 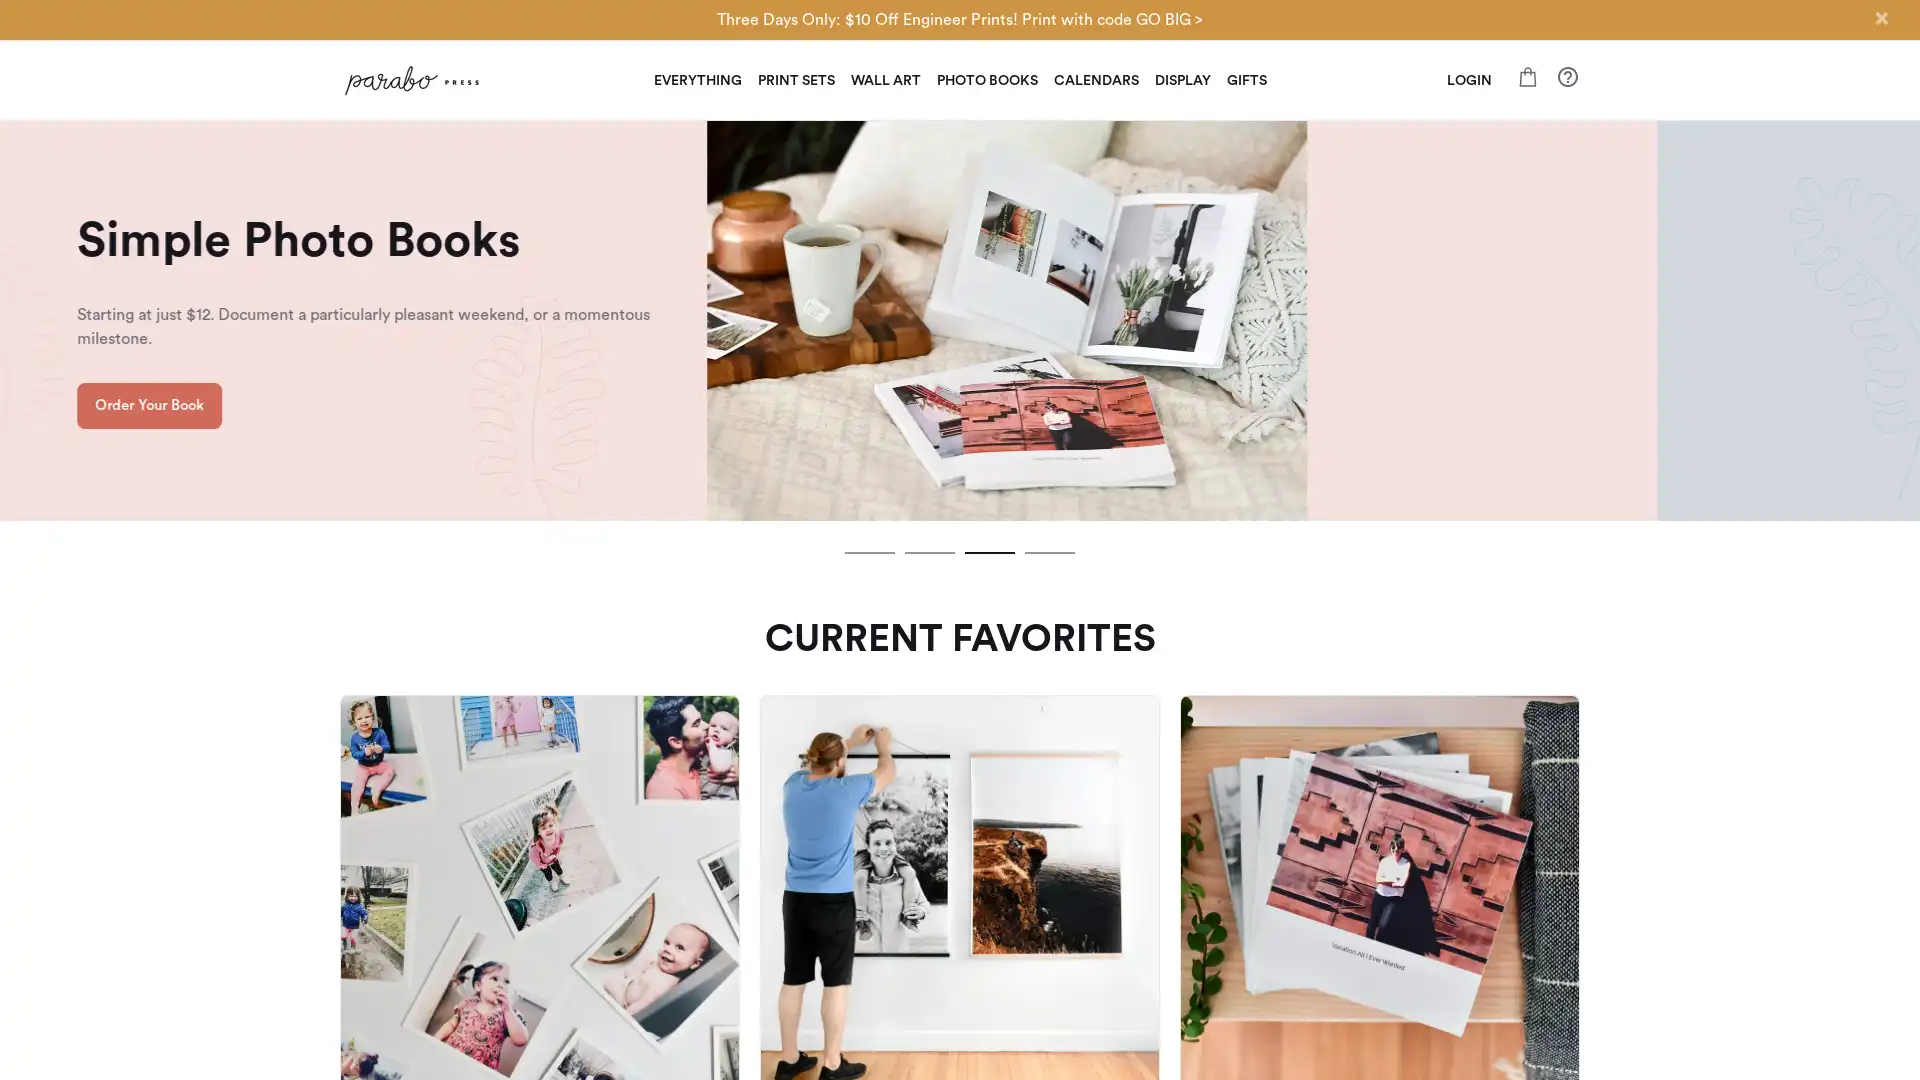 I want to click on slide dot, so click(x=869, y=552).